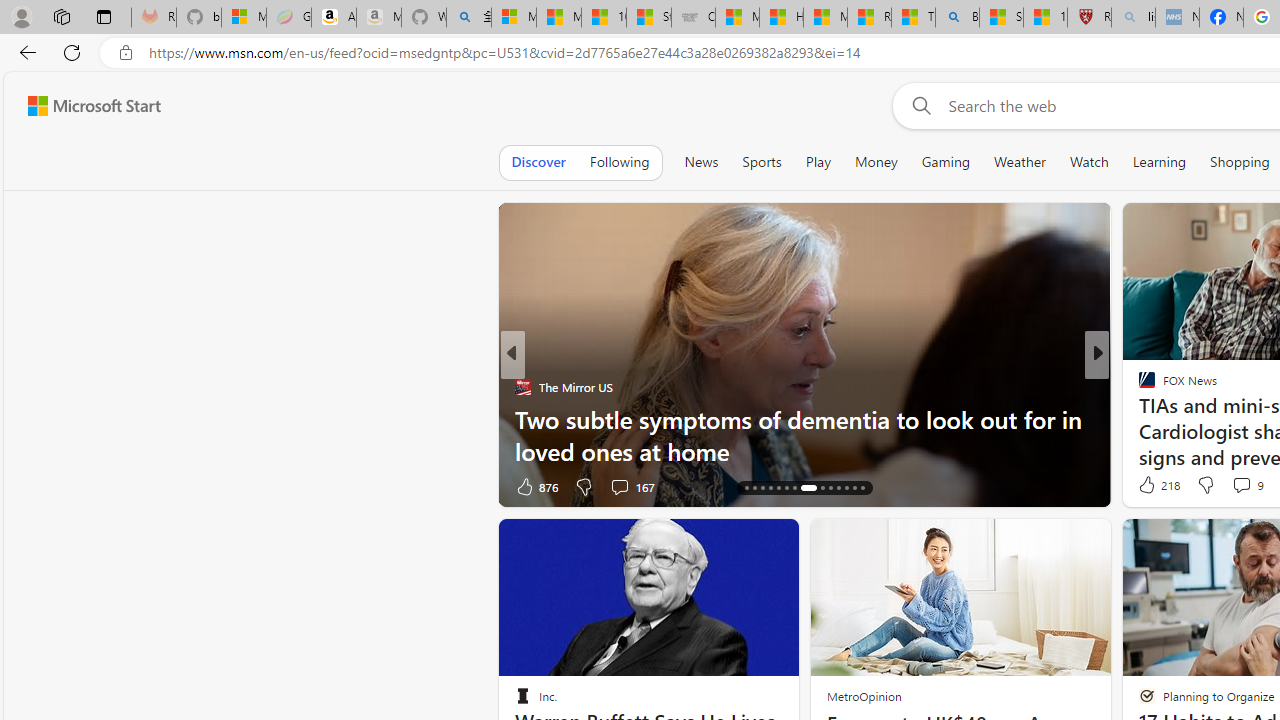 Image resolution: width=1280 pixels, height=720 pixels. What do you see at coordinates (830, 488) in the screenshot?
I see `'AutomationID: tab-24'` at bounding box center [830, 488].